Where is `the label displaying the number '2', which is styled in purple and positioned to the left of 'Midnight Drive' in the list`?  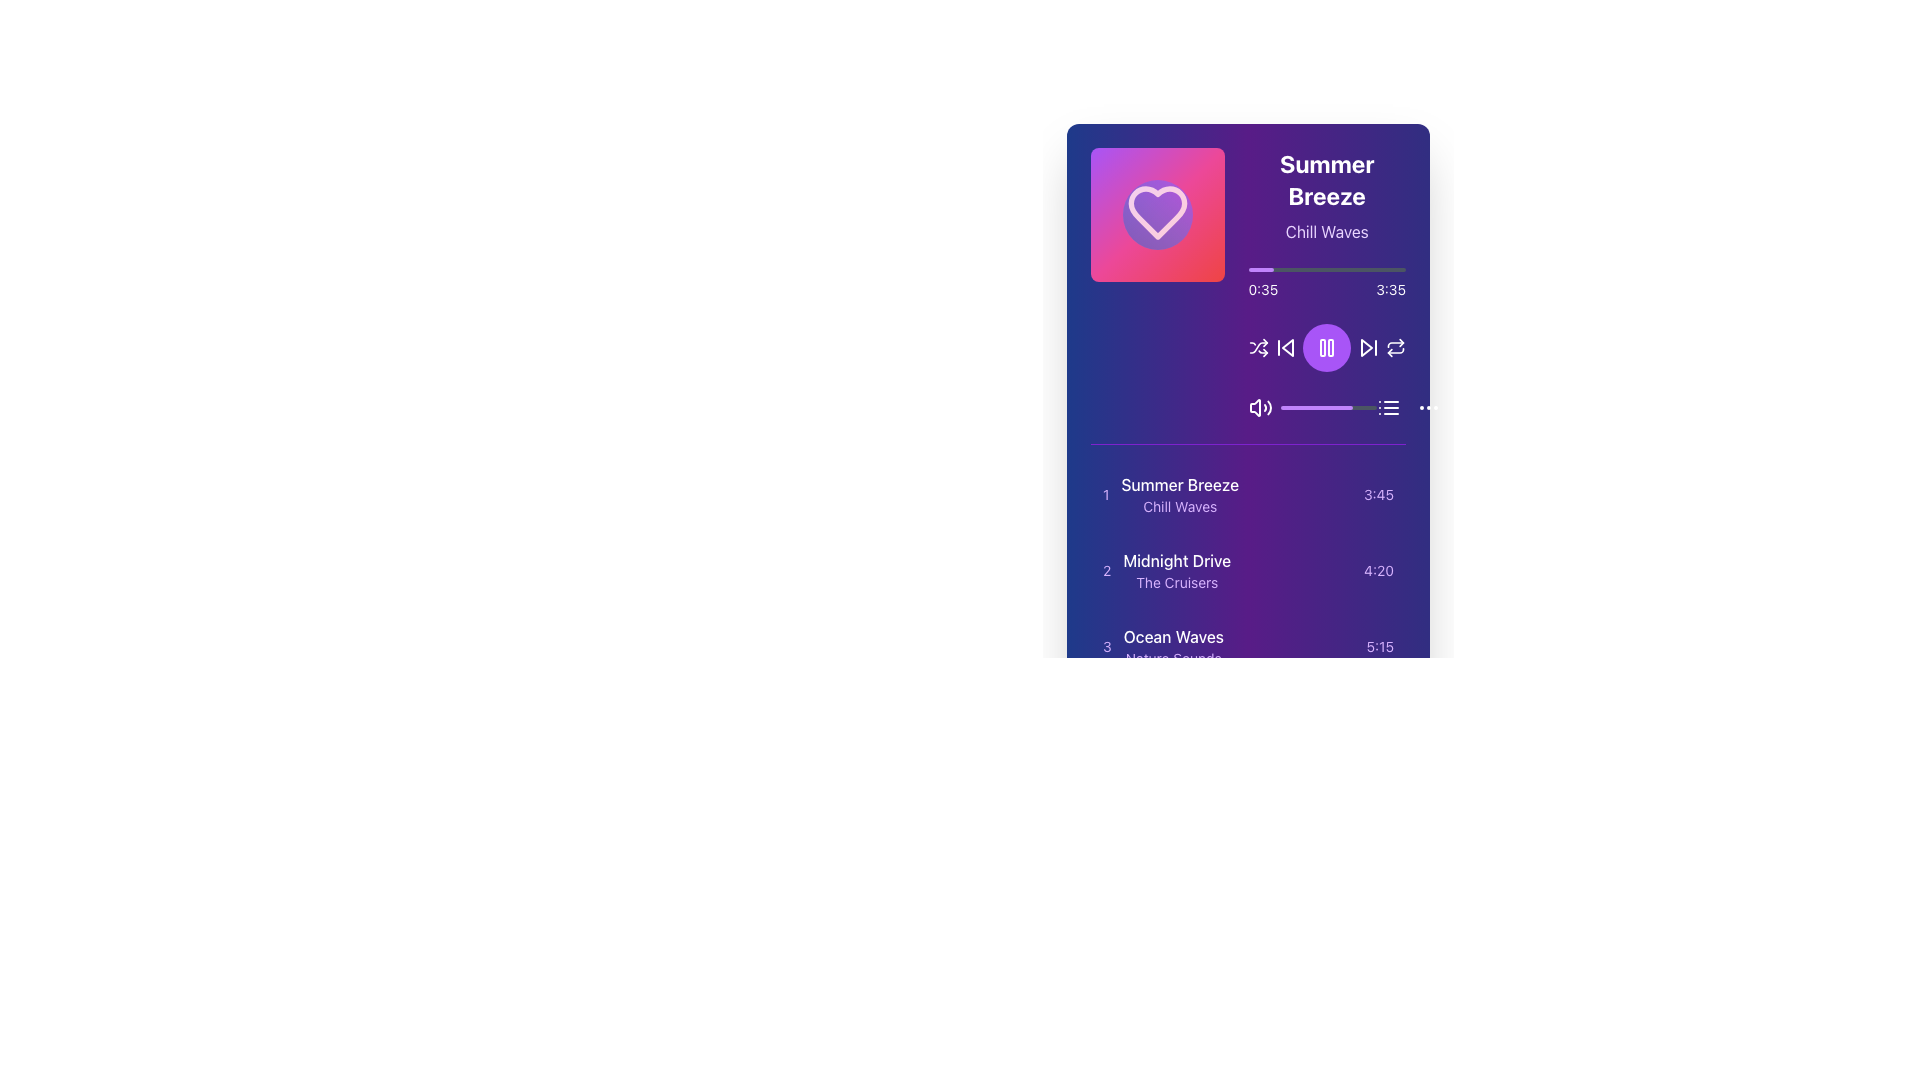
the label displaying the number '2', which is styled in purple and positioned to the left of 'Midnight Drive' in the list is located at coordinates (1106, 570).